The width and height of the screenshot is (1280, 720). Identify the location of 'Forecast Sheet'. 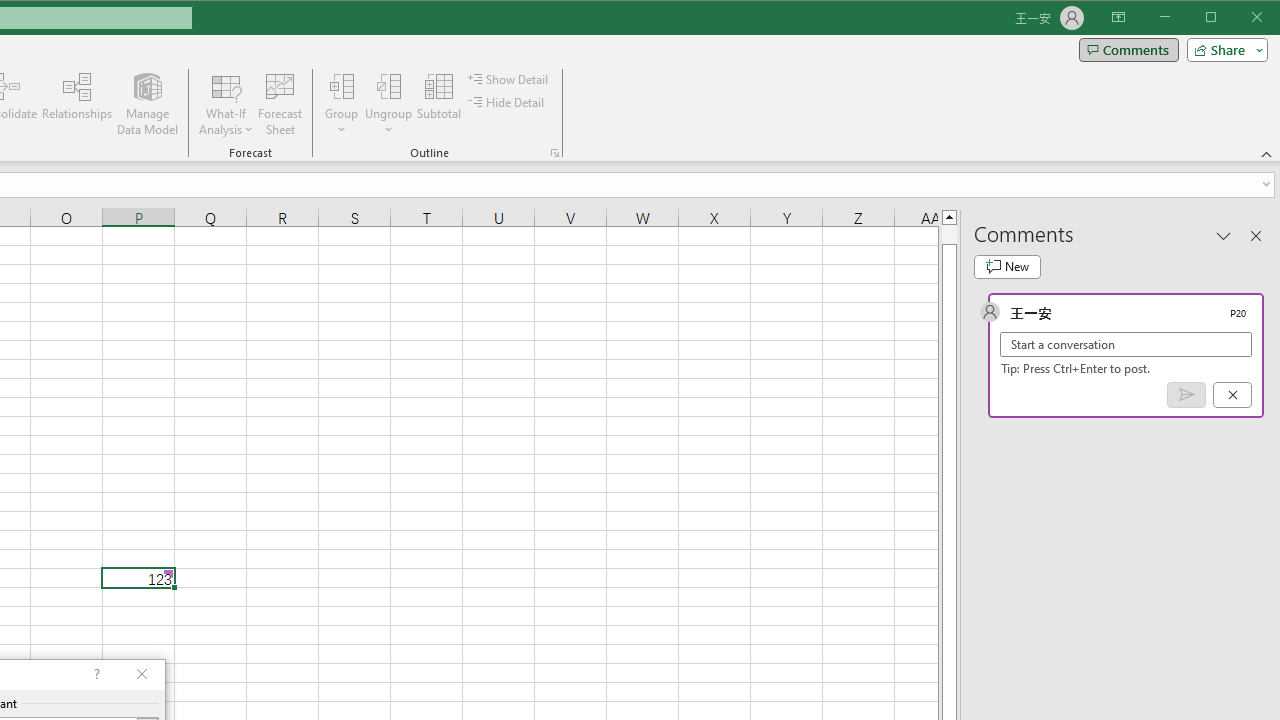
(279, 104).